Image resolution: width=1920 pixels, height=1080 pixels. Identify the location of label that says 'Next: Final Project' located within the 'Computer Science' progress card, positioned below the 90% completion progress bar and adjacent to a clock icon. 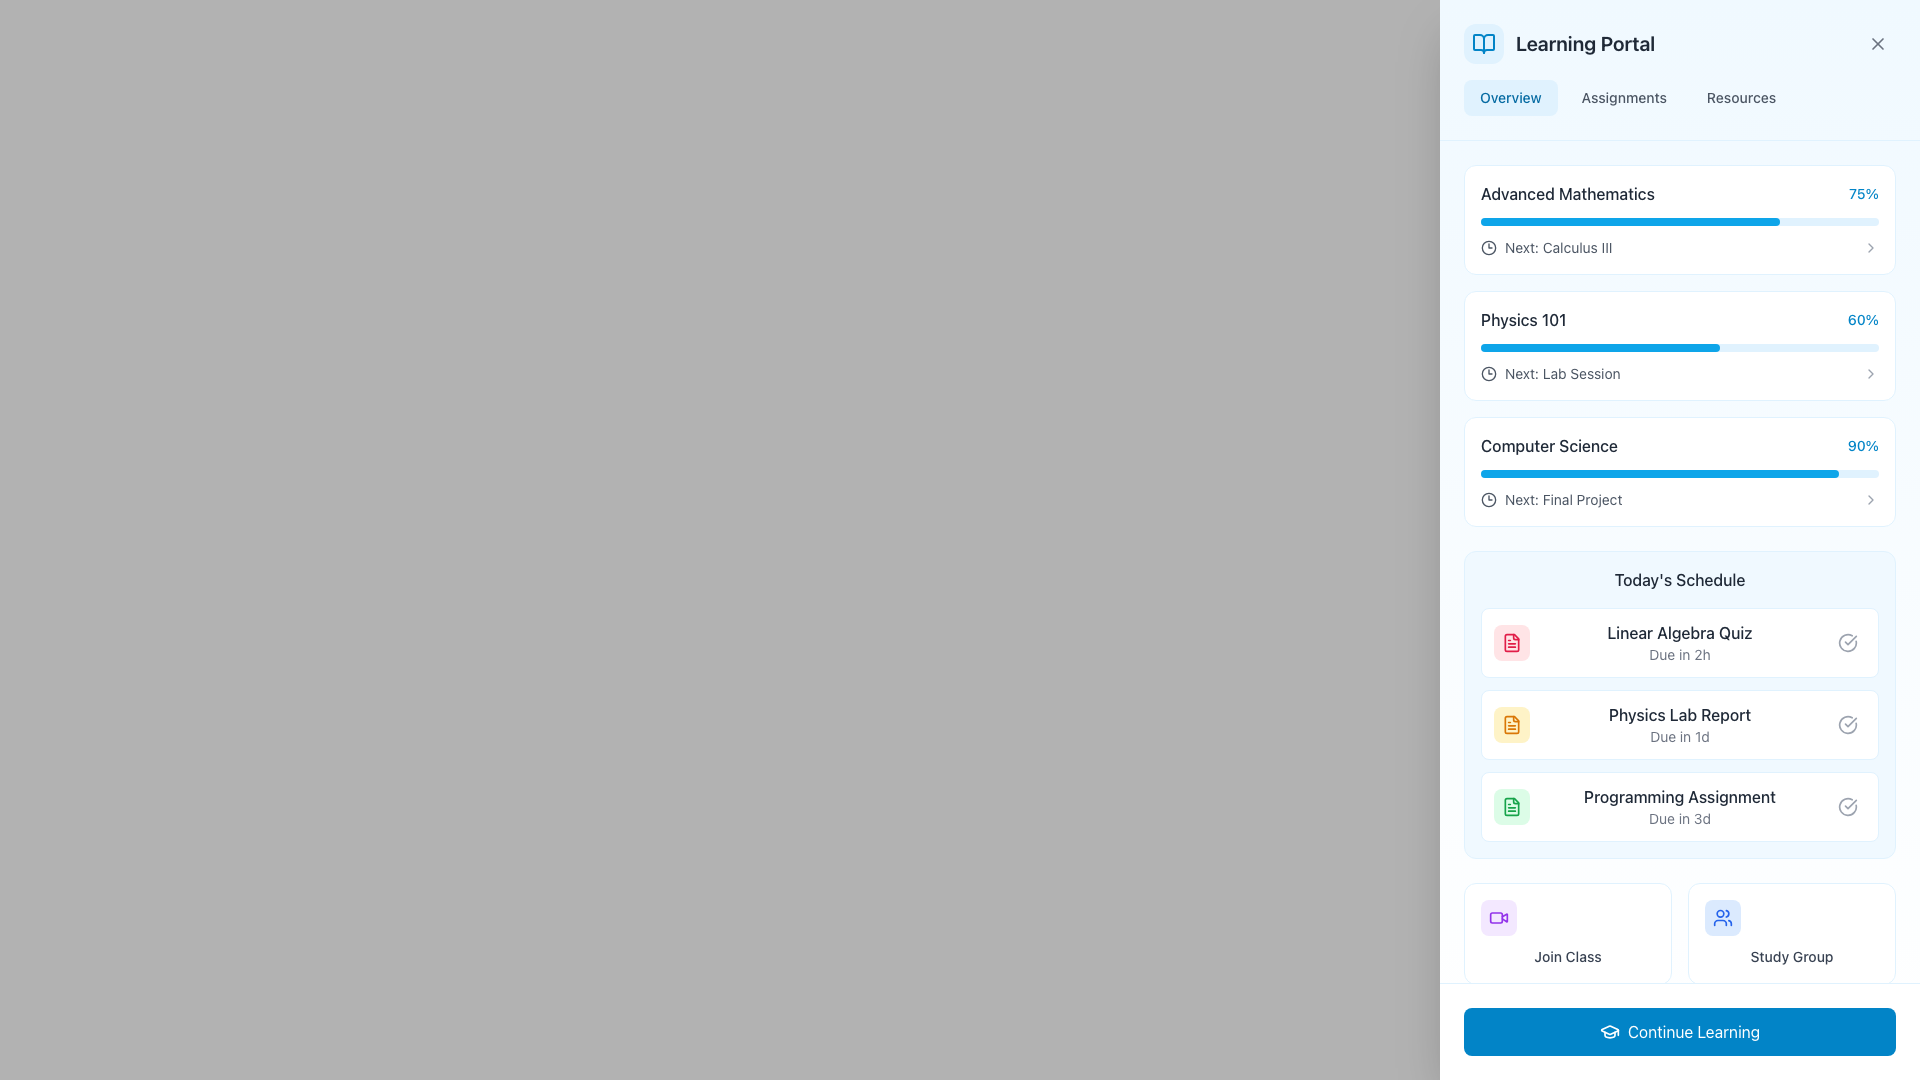
(1550, 499).